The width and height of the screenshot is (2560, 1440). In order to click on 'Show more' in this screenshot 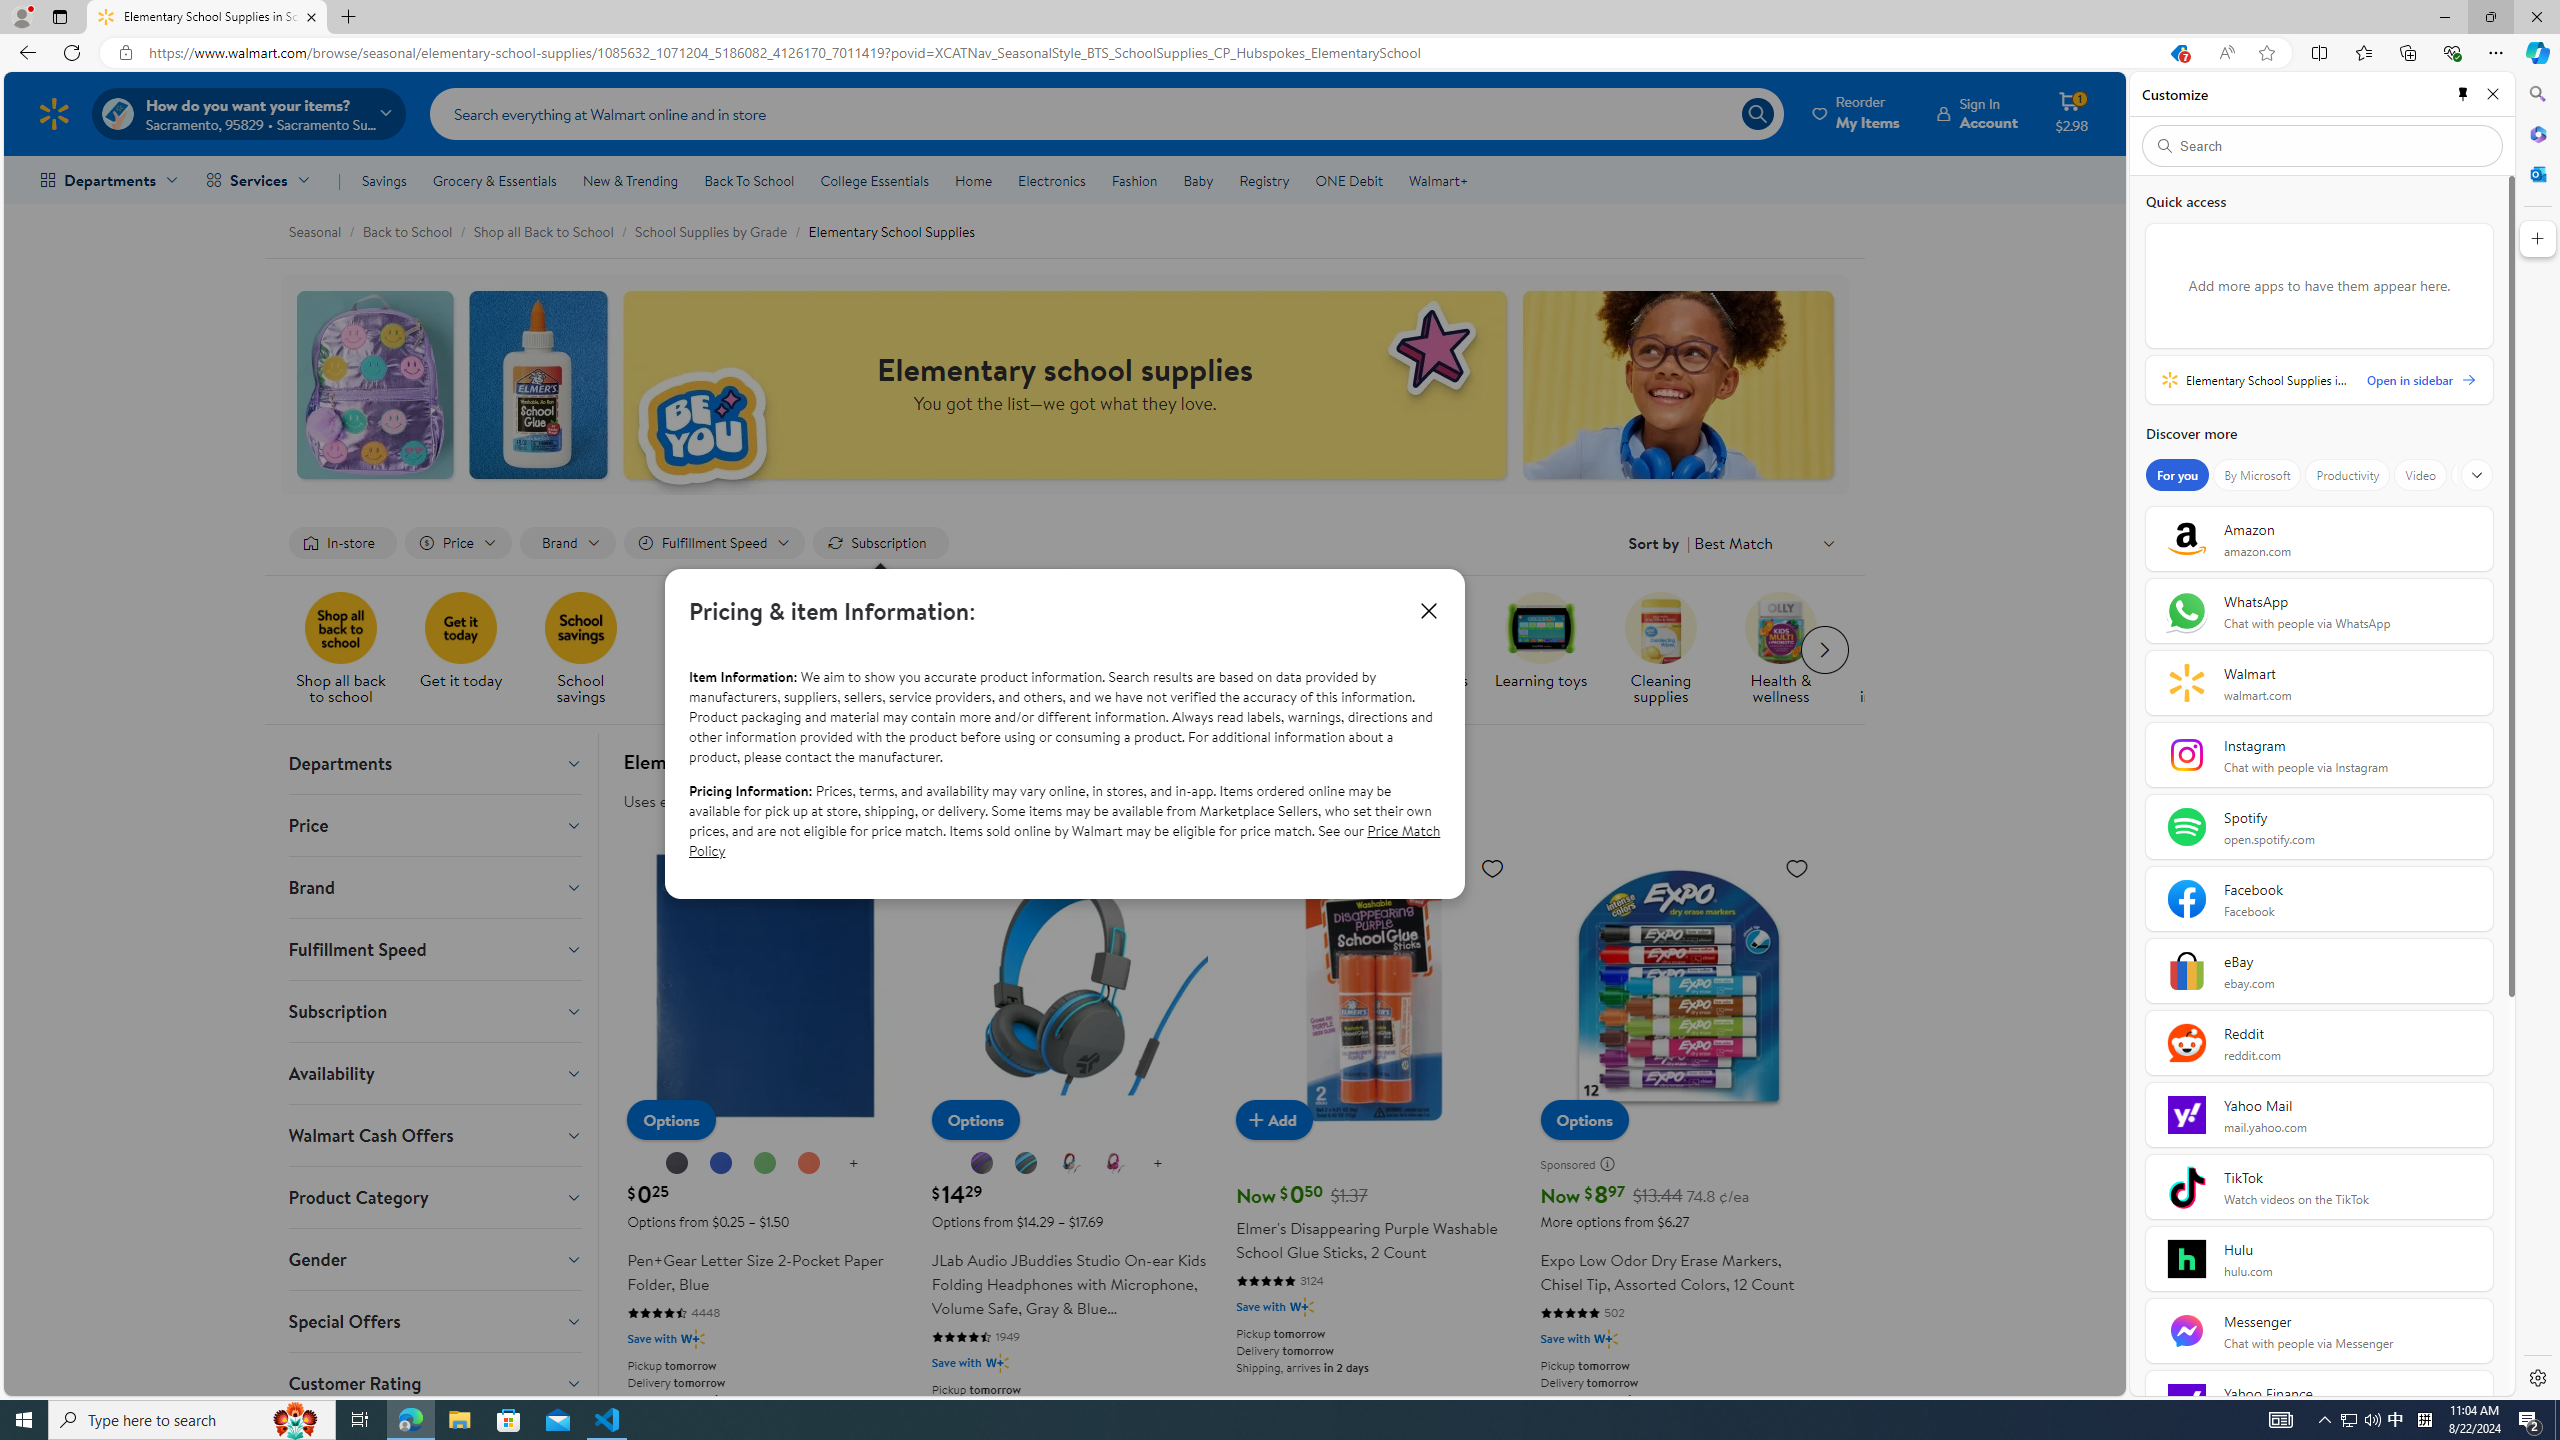, I will do `click(2475, 474)`.